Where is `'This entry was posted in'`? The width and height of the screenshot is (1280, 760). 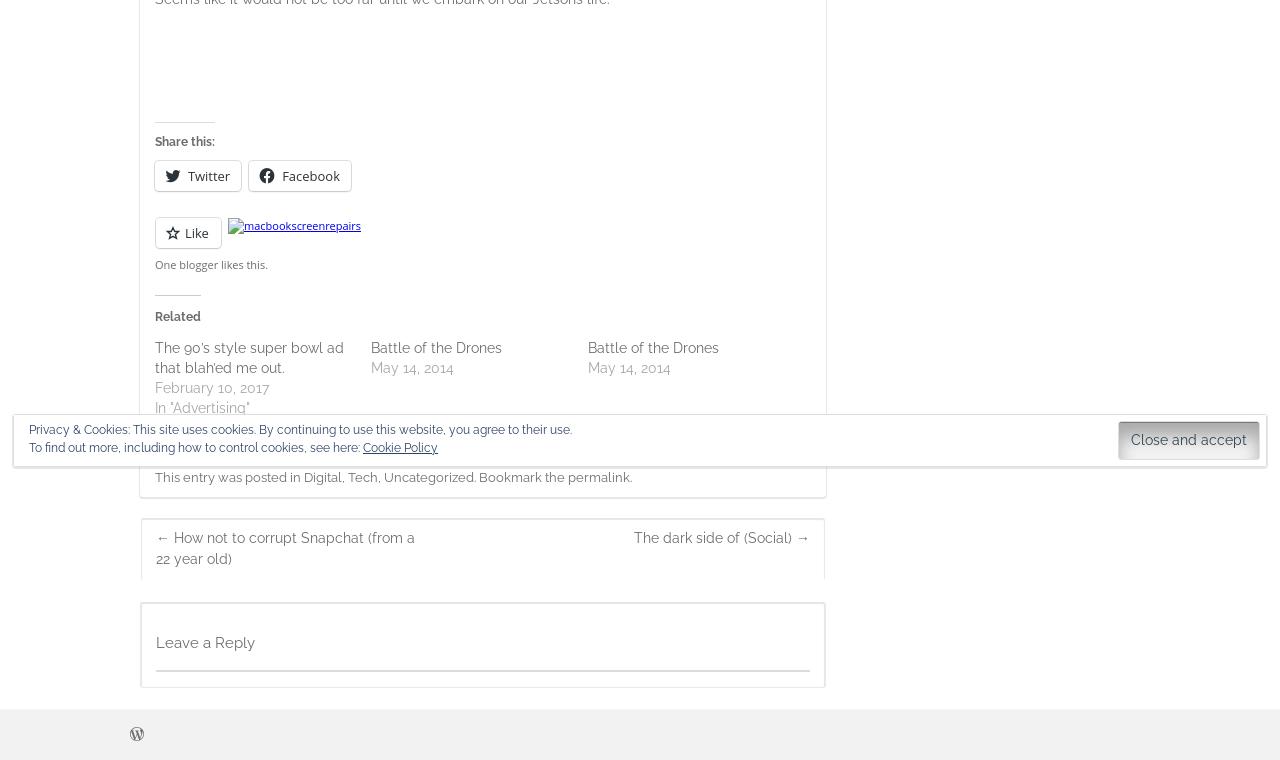 'This entry was posted in' is located at coordinates (229, 476).